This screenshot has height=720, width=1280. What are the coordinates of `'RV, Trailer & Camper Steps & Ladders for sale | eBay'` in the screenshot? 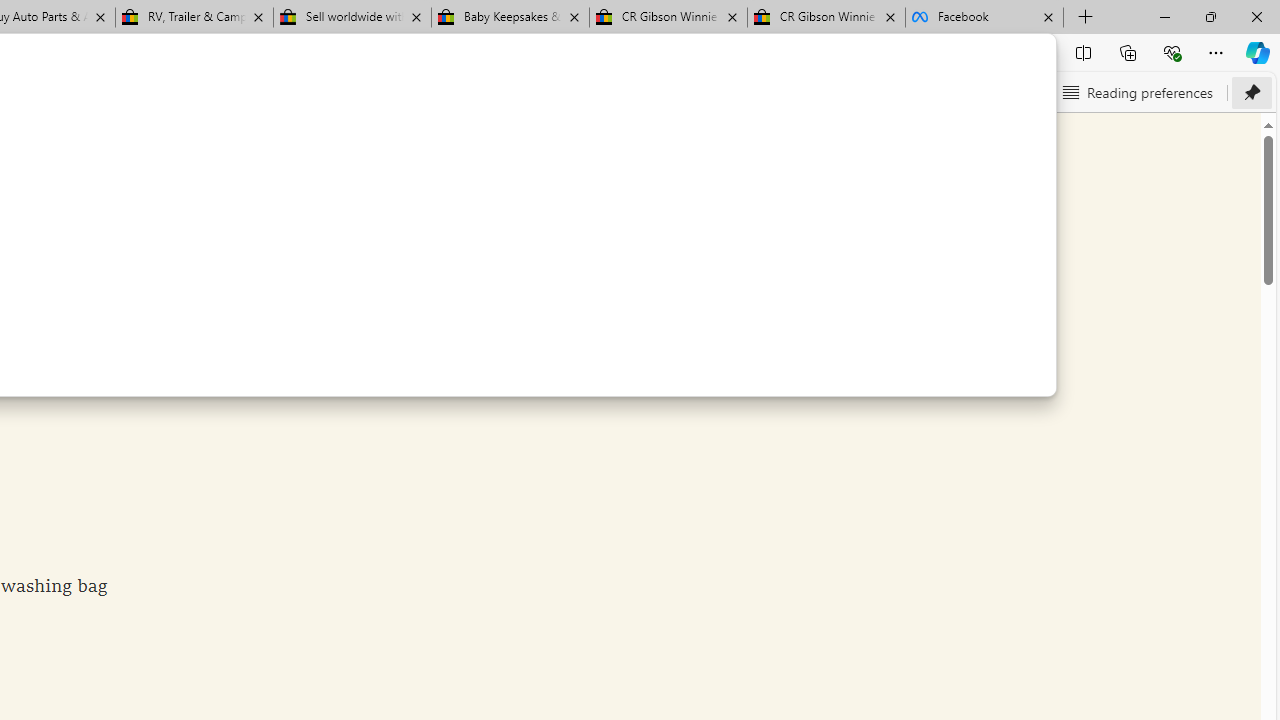 It's located at (194, 17).